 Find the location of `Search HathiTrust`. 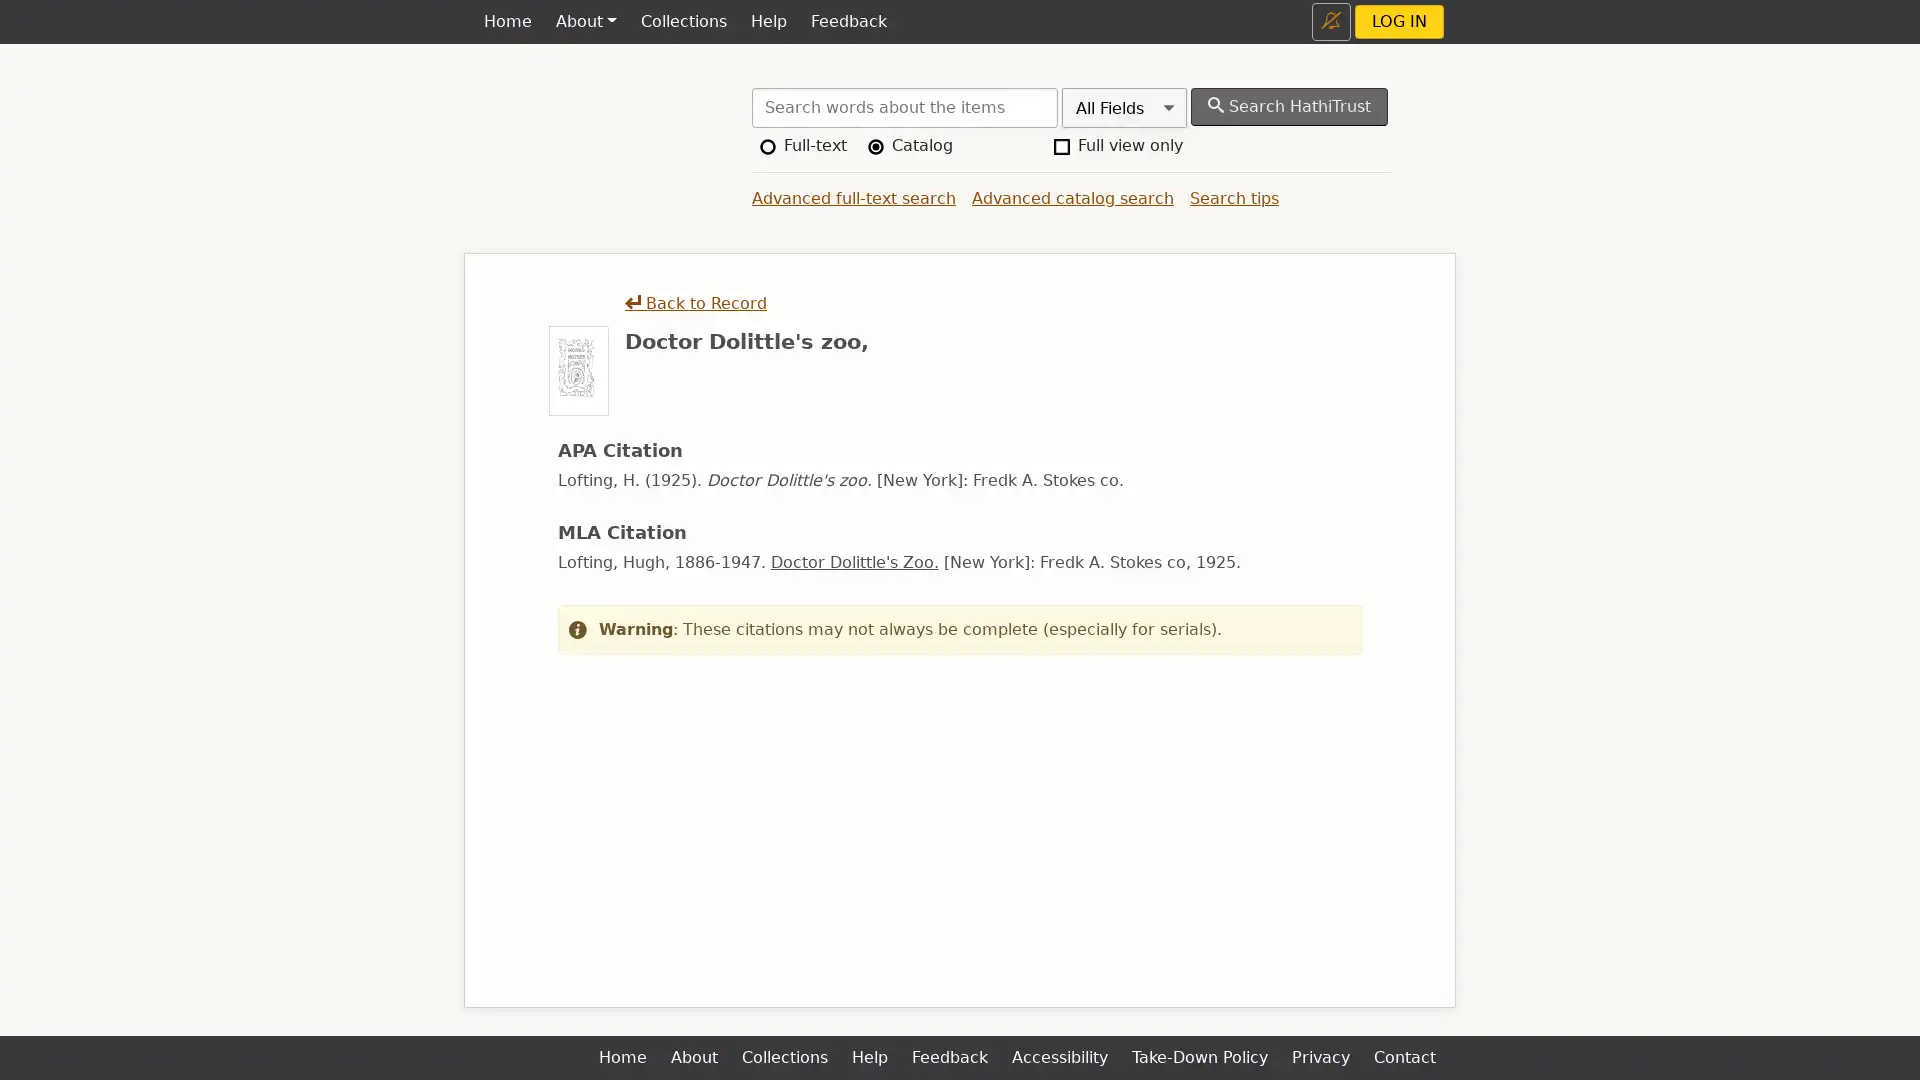

Search HathiTrust is located at coordinates (1289, 107).